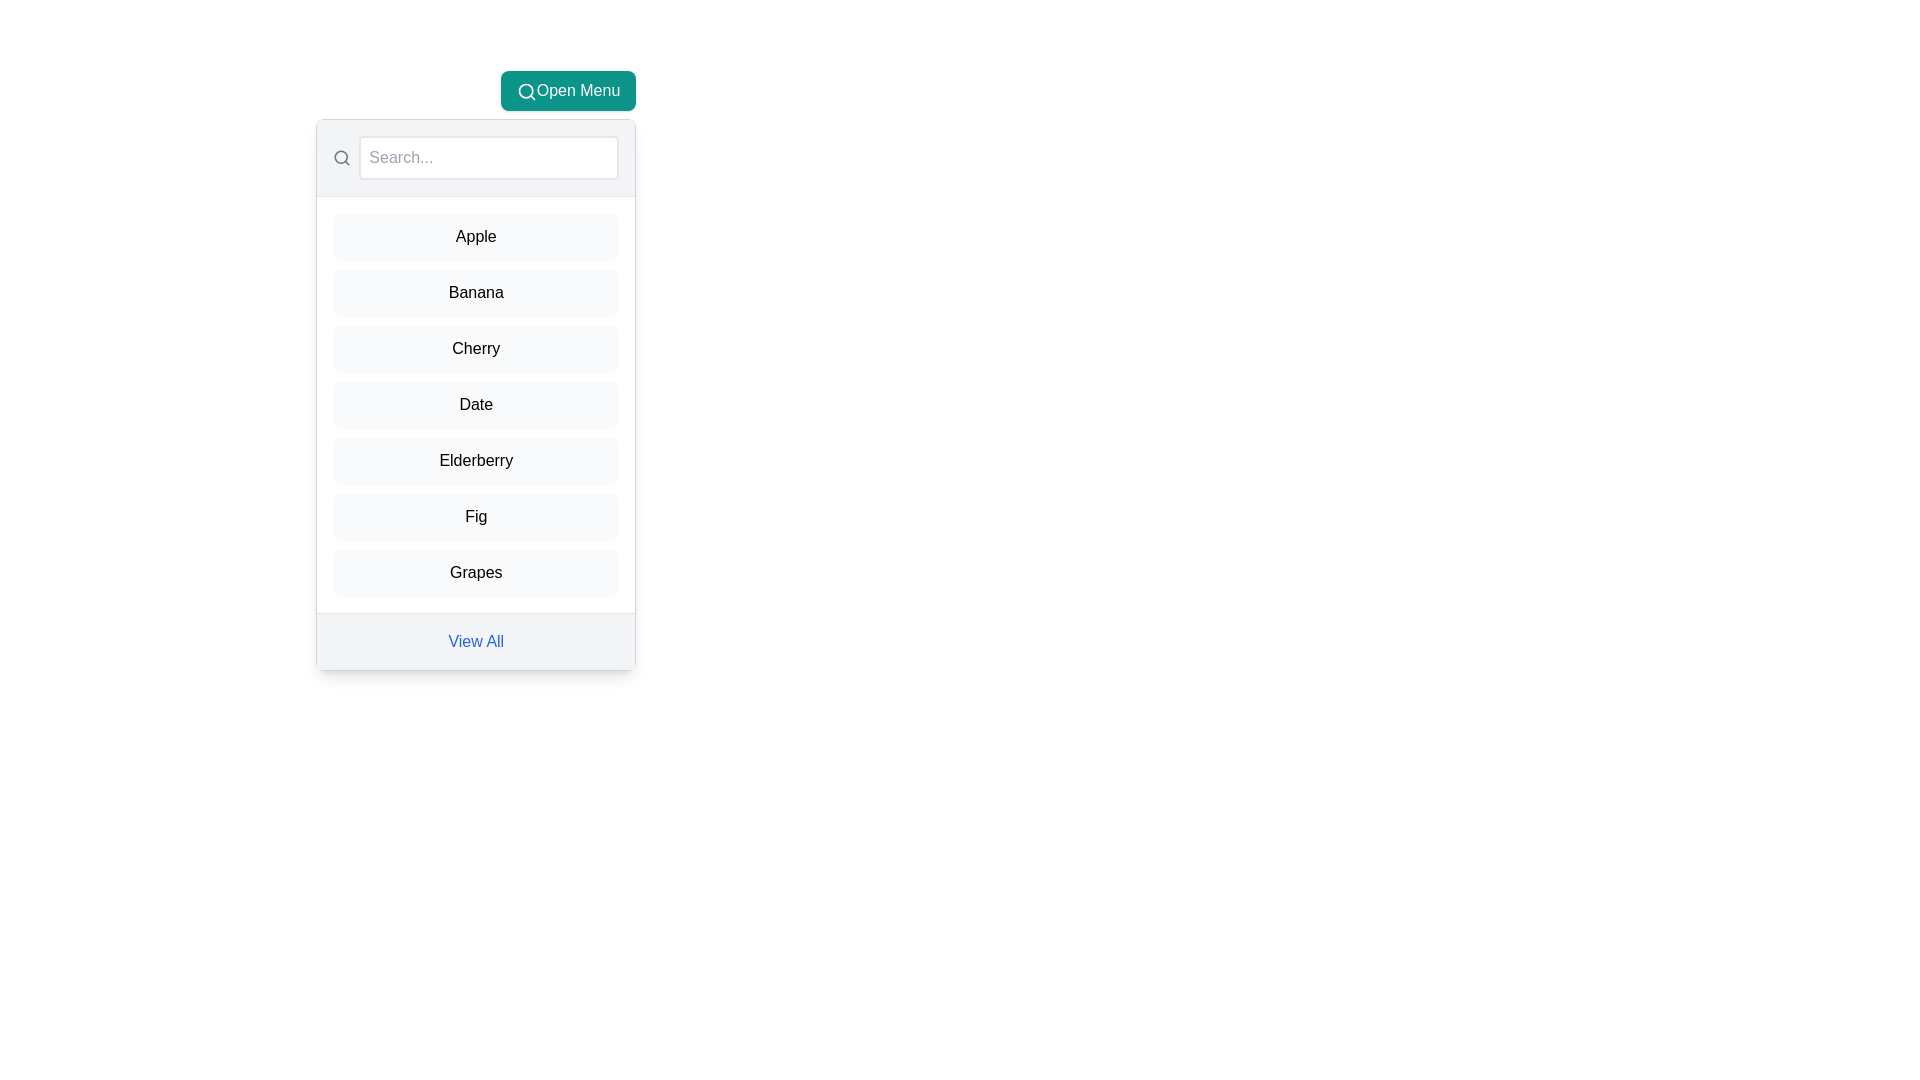 Image resolution: width=1920 pixels, height=1080 pixels. Describe the element at coordinates (475, 347) in the screenshot. I see `the selectable item labeled 'Cherry' in the vertically arranged list` at that location.